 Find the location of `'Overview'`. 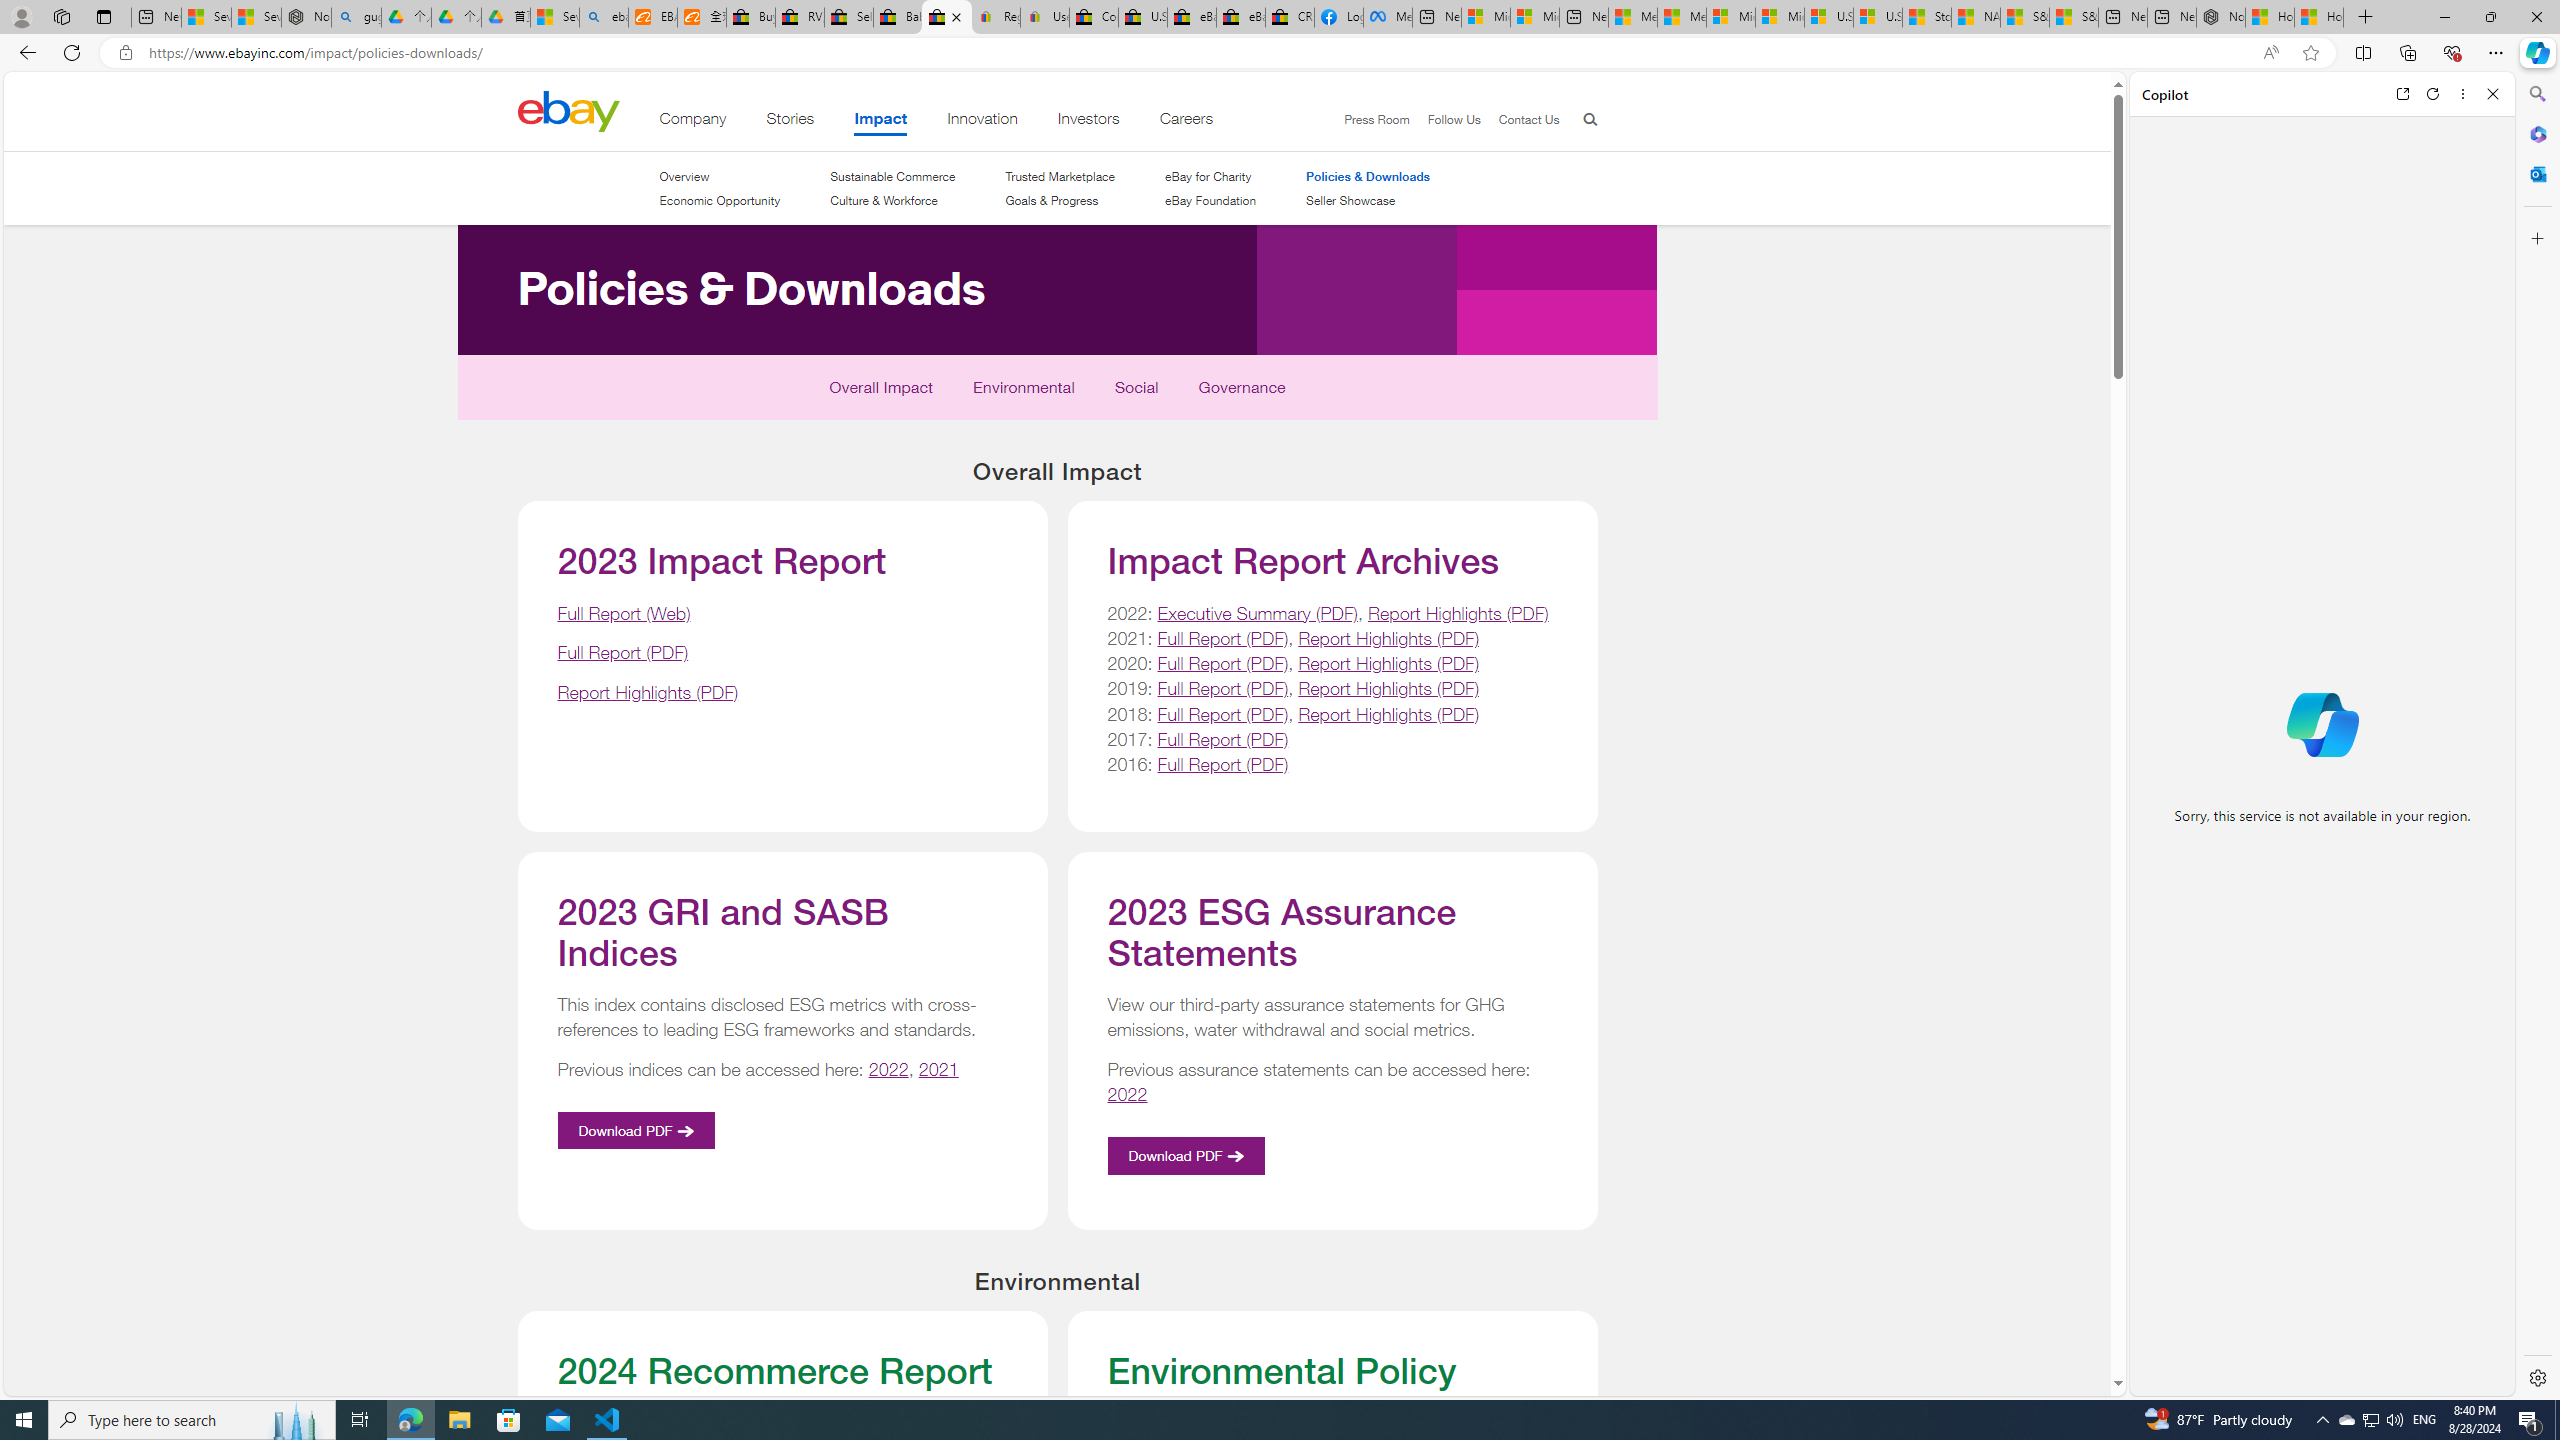

'Overview' is located at coordinates (682, 176).